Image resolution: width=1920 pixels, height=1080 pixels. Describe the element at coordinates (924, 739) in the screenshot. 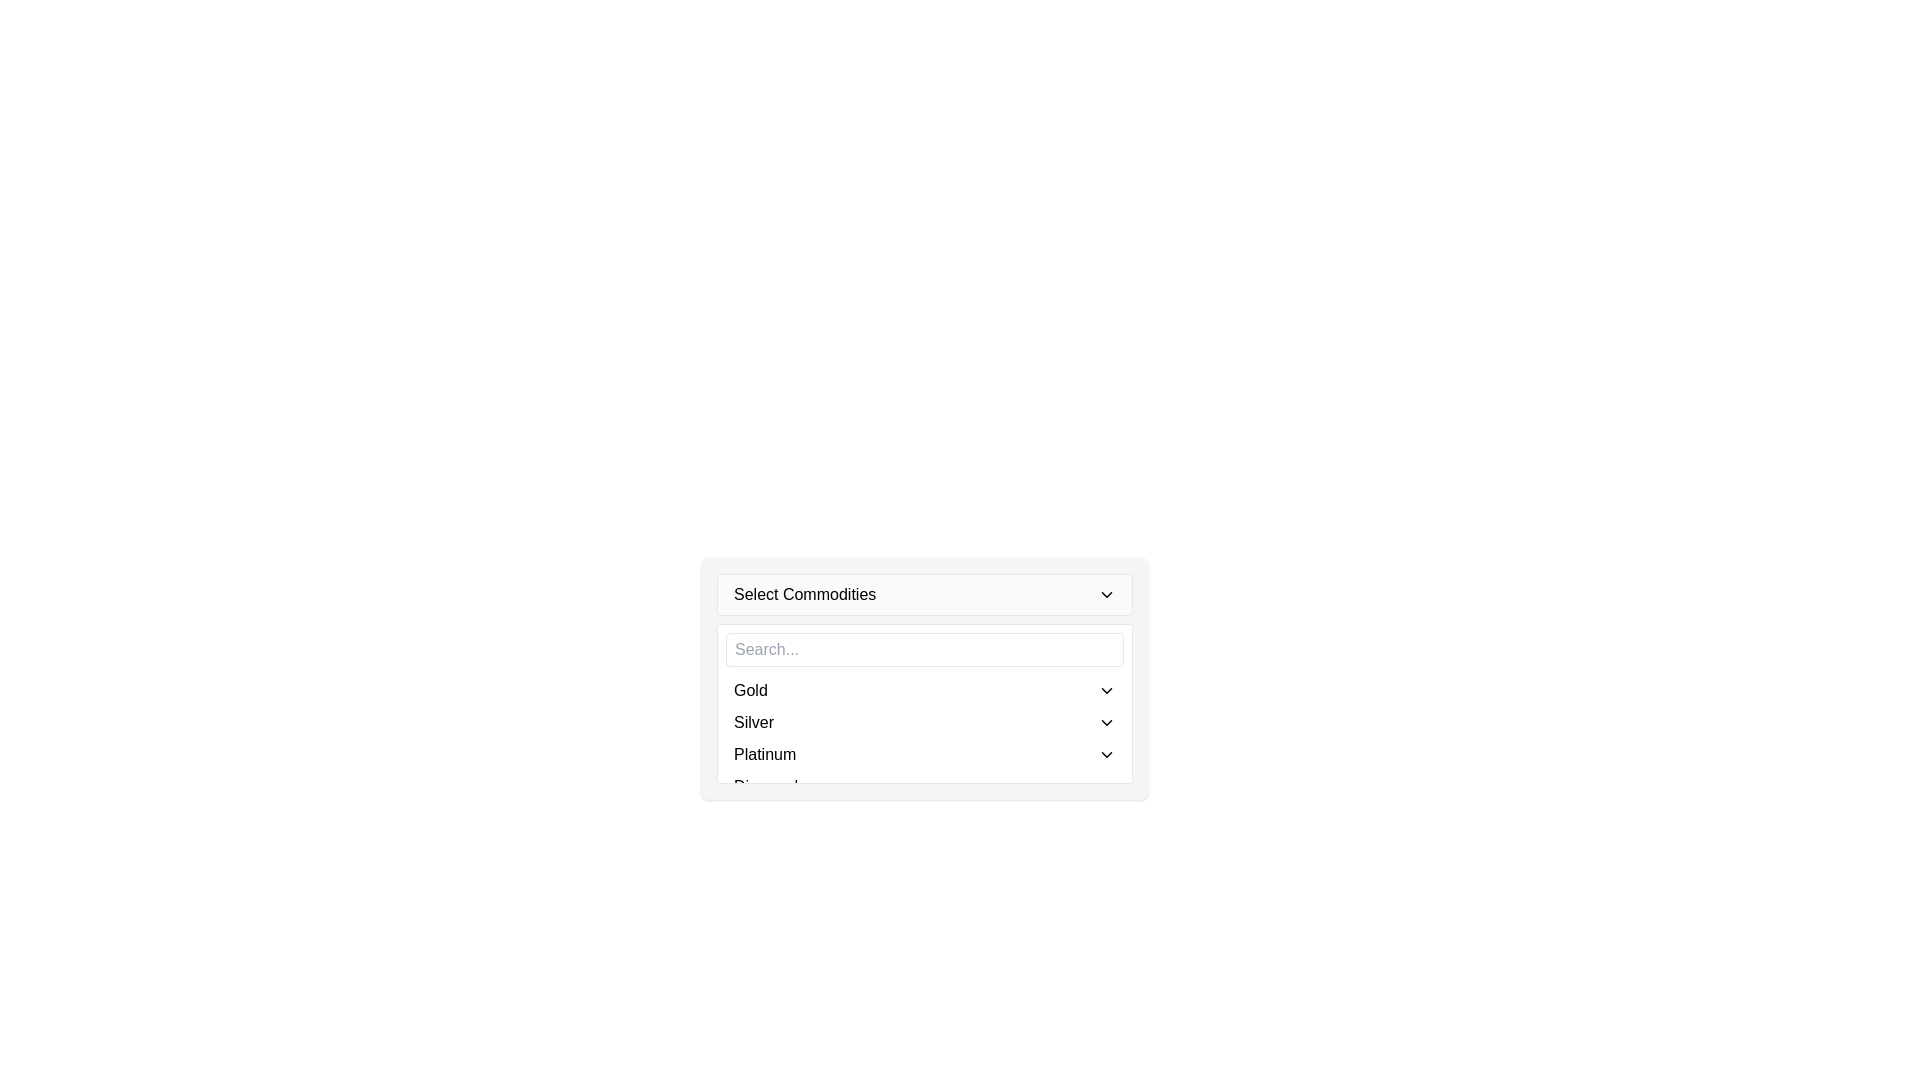

I see `the dropdown menu displaying options 'Gold', 'Silver', 'Platinum', and 'Diamond'` at that location.